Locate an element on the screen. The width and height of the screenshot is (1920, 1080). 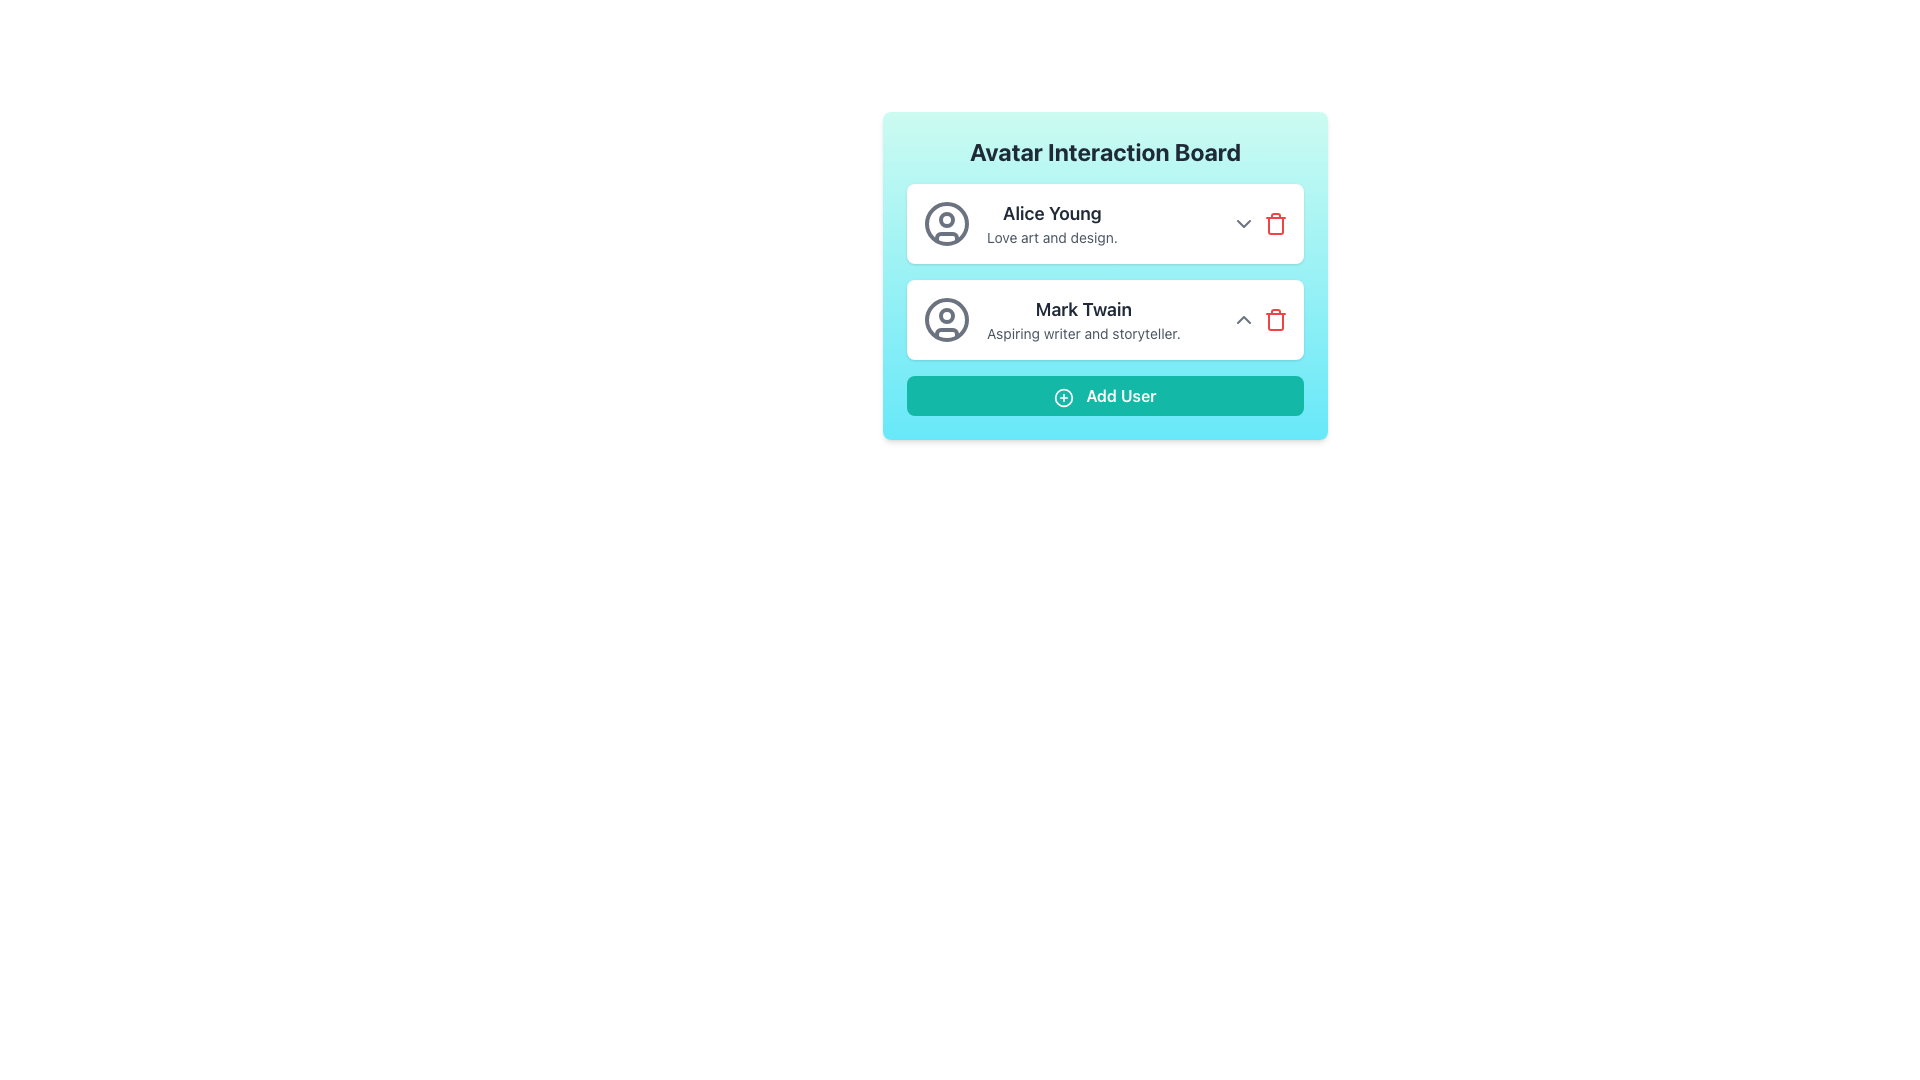
the decorative outermost circle of the 'Add User' button icon located to the left of the 'Add User' text is located at coordinates (1063, 397).